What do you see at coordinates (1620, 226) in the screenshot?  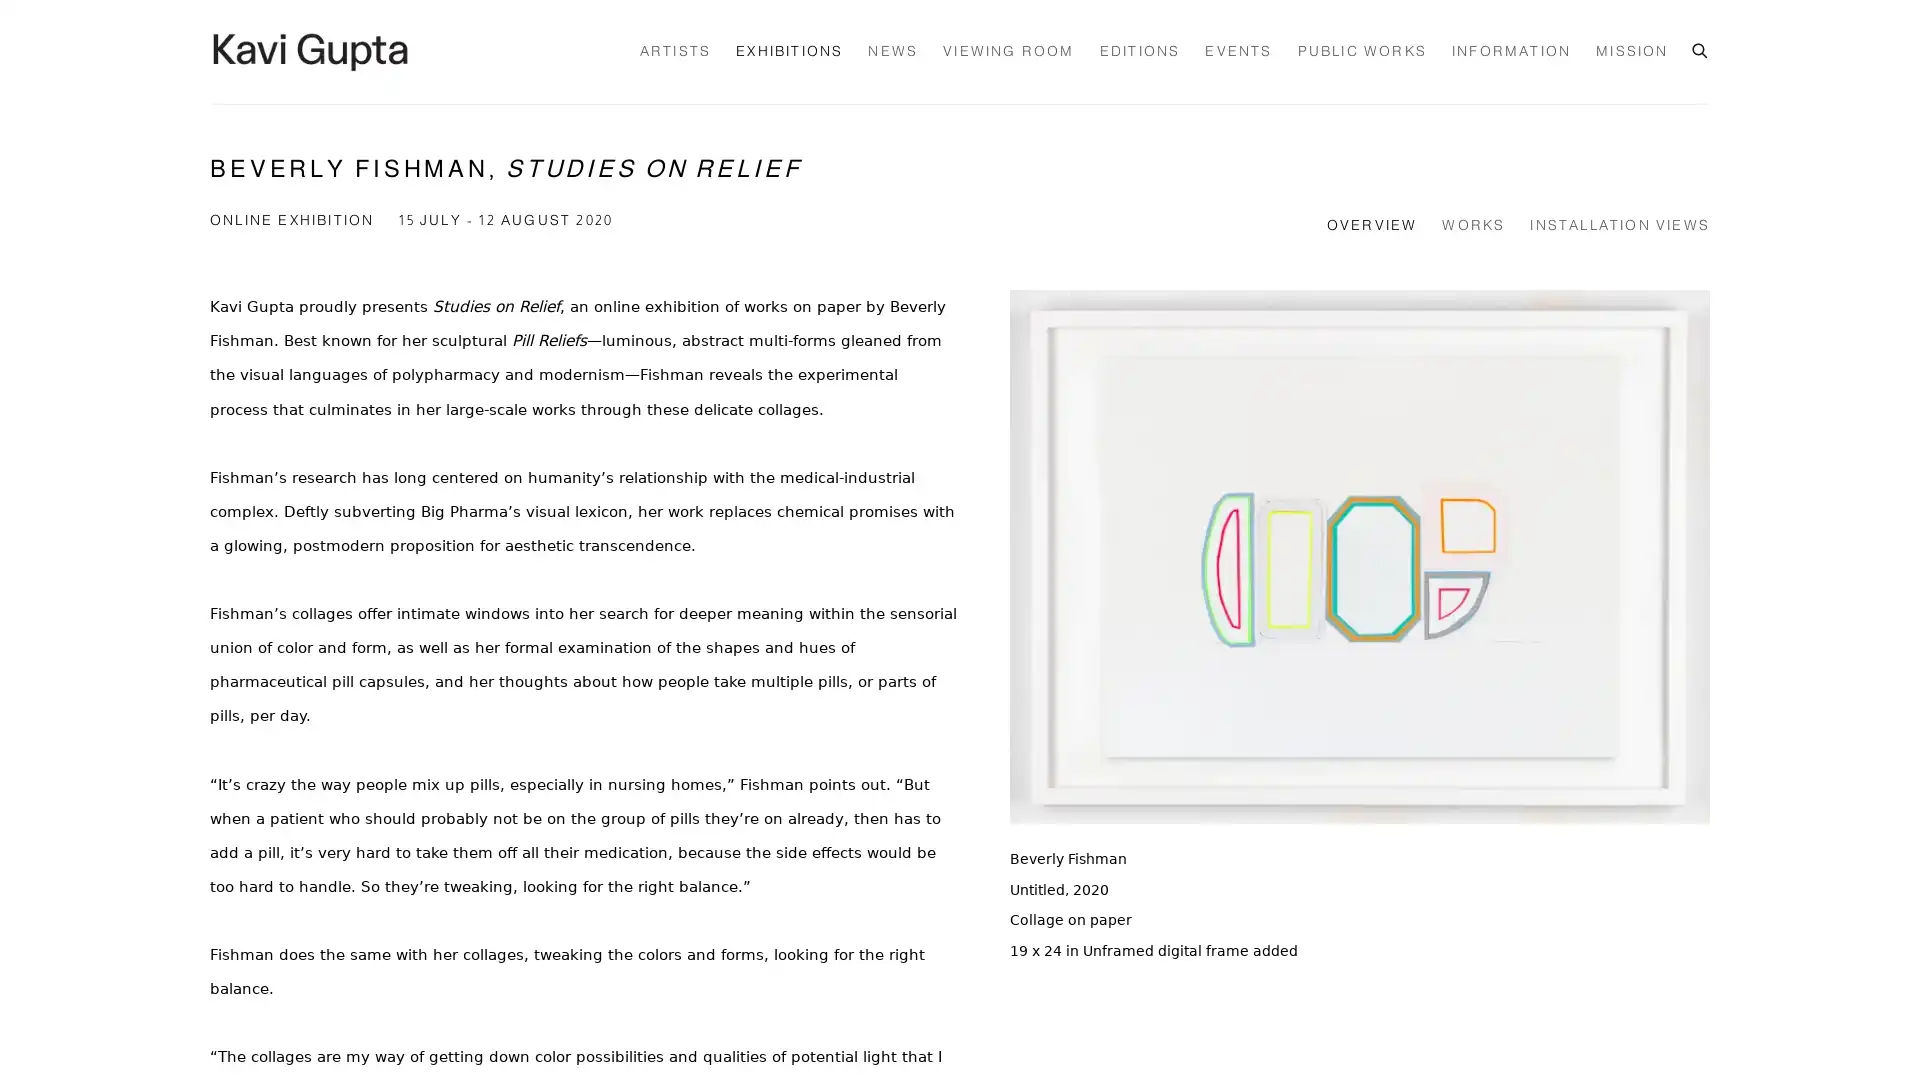 I see `INSTALLATION VIEWS` at bounding box center [1620, 226].